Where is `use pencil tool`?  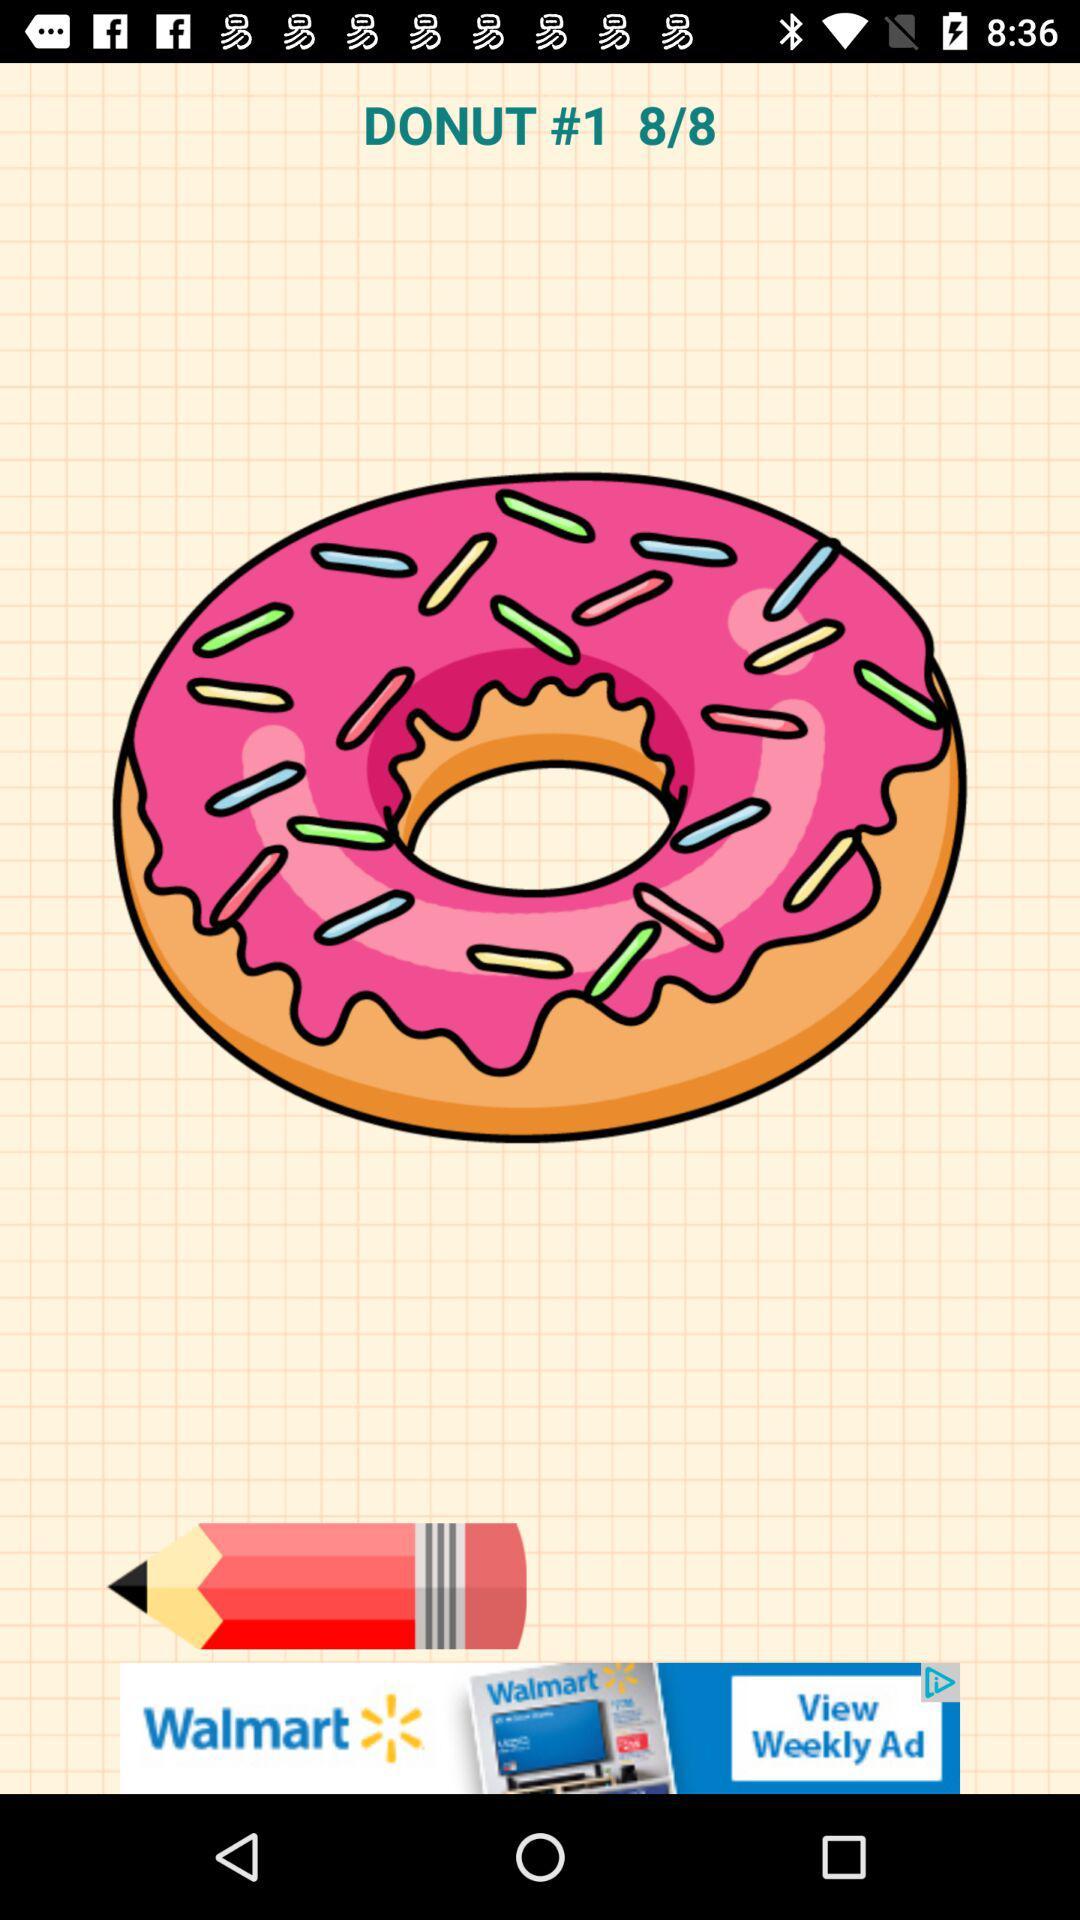 use pencil tool is located at coordinates (315, 1585).